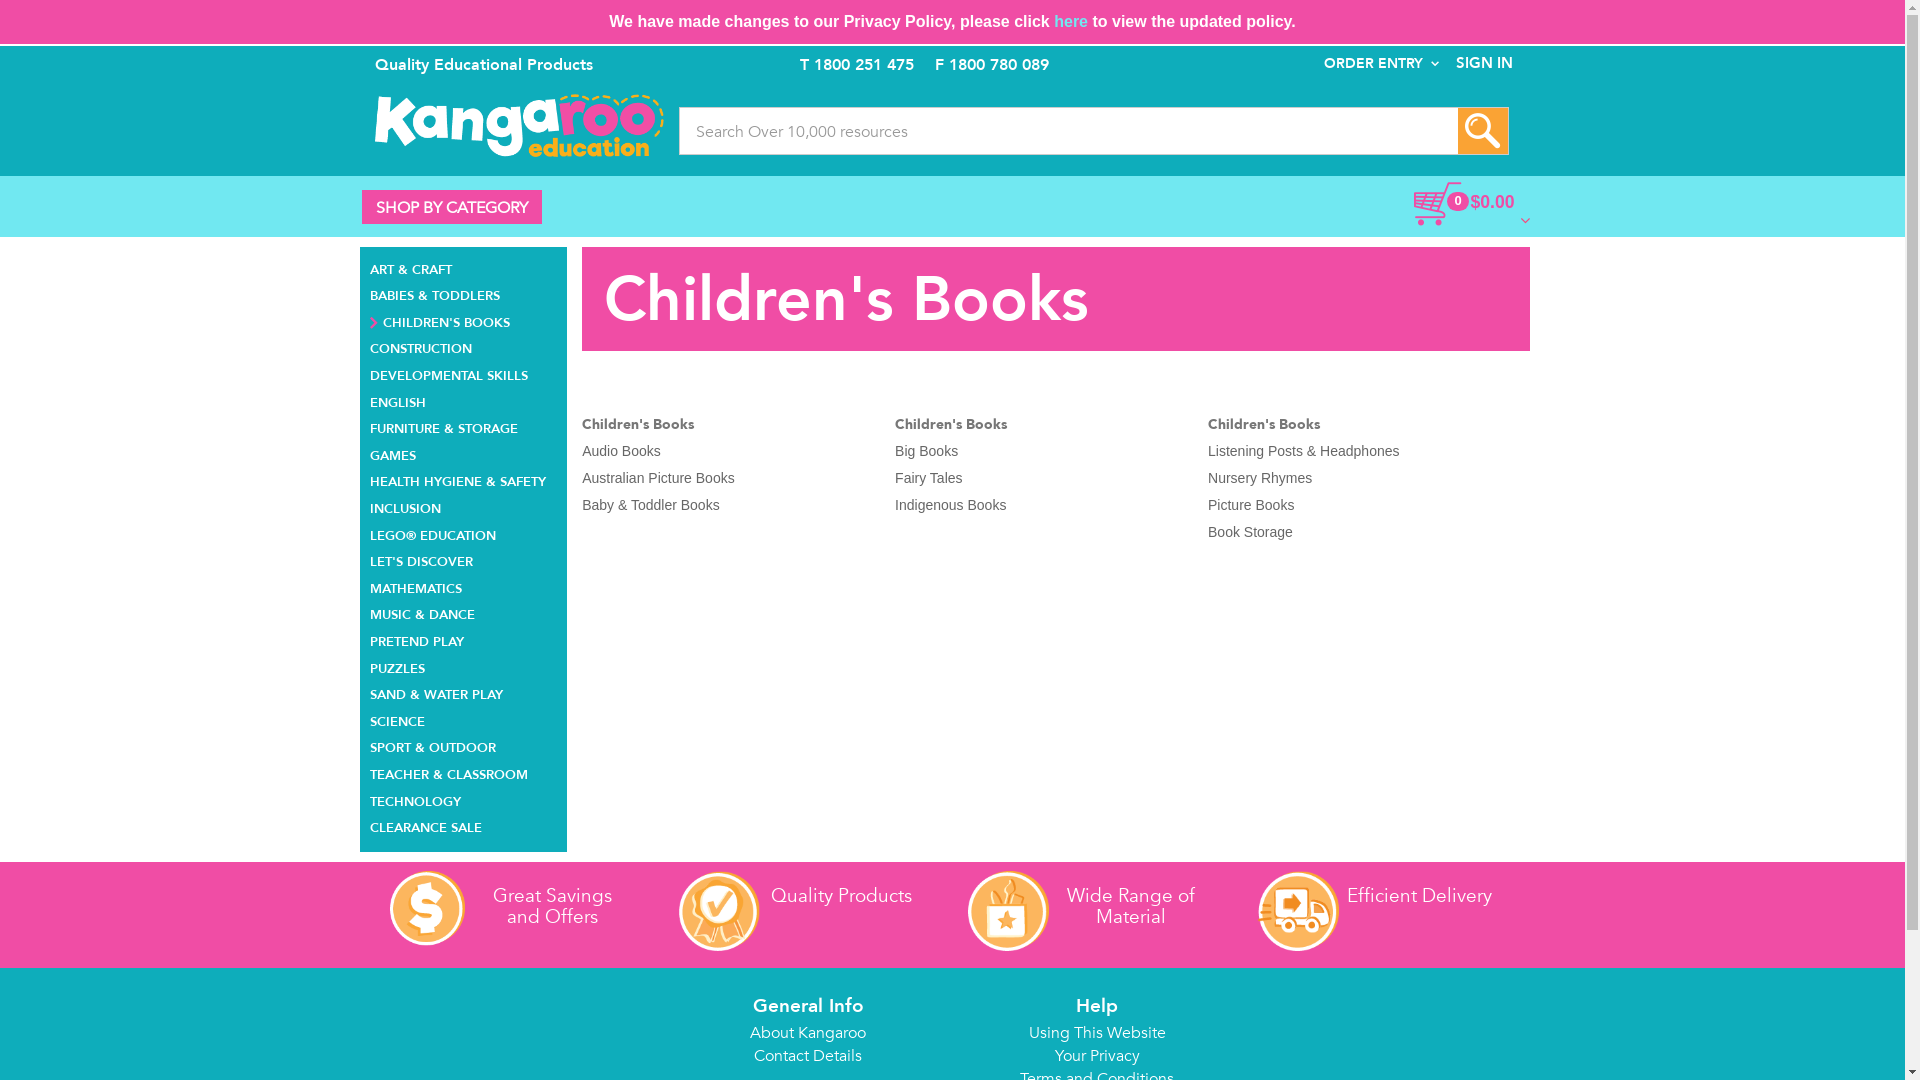 This screenshot has width=1920, height=1080. What do you see at coordinates (435, 691) in the screenshot?
I see `'SAND & WATER PLAY'` at bounding box center [435, 691].